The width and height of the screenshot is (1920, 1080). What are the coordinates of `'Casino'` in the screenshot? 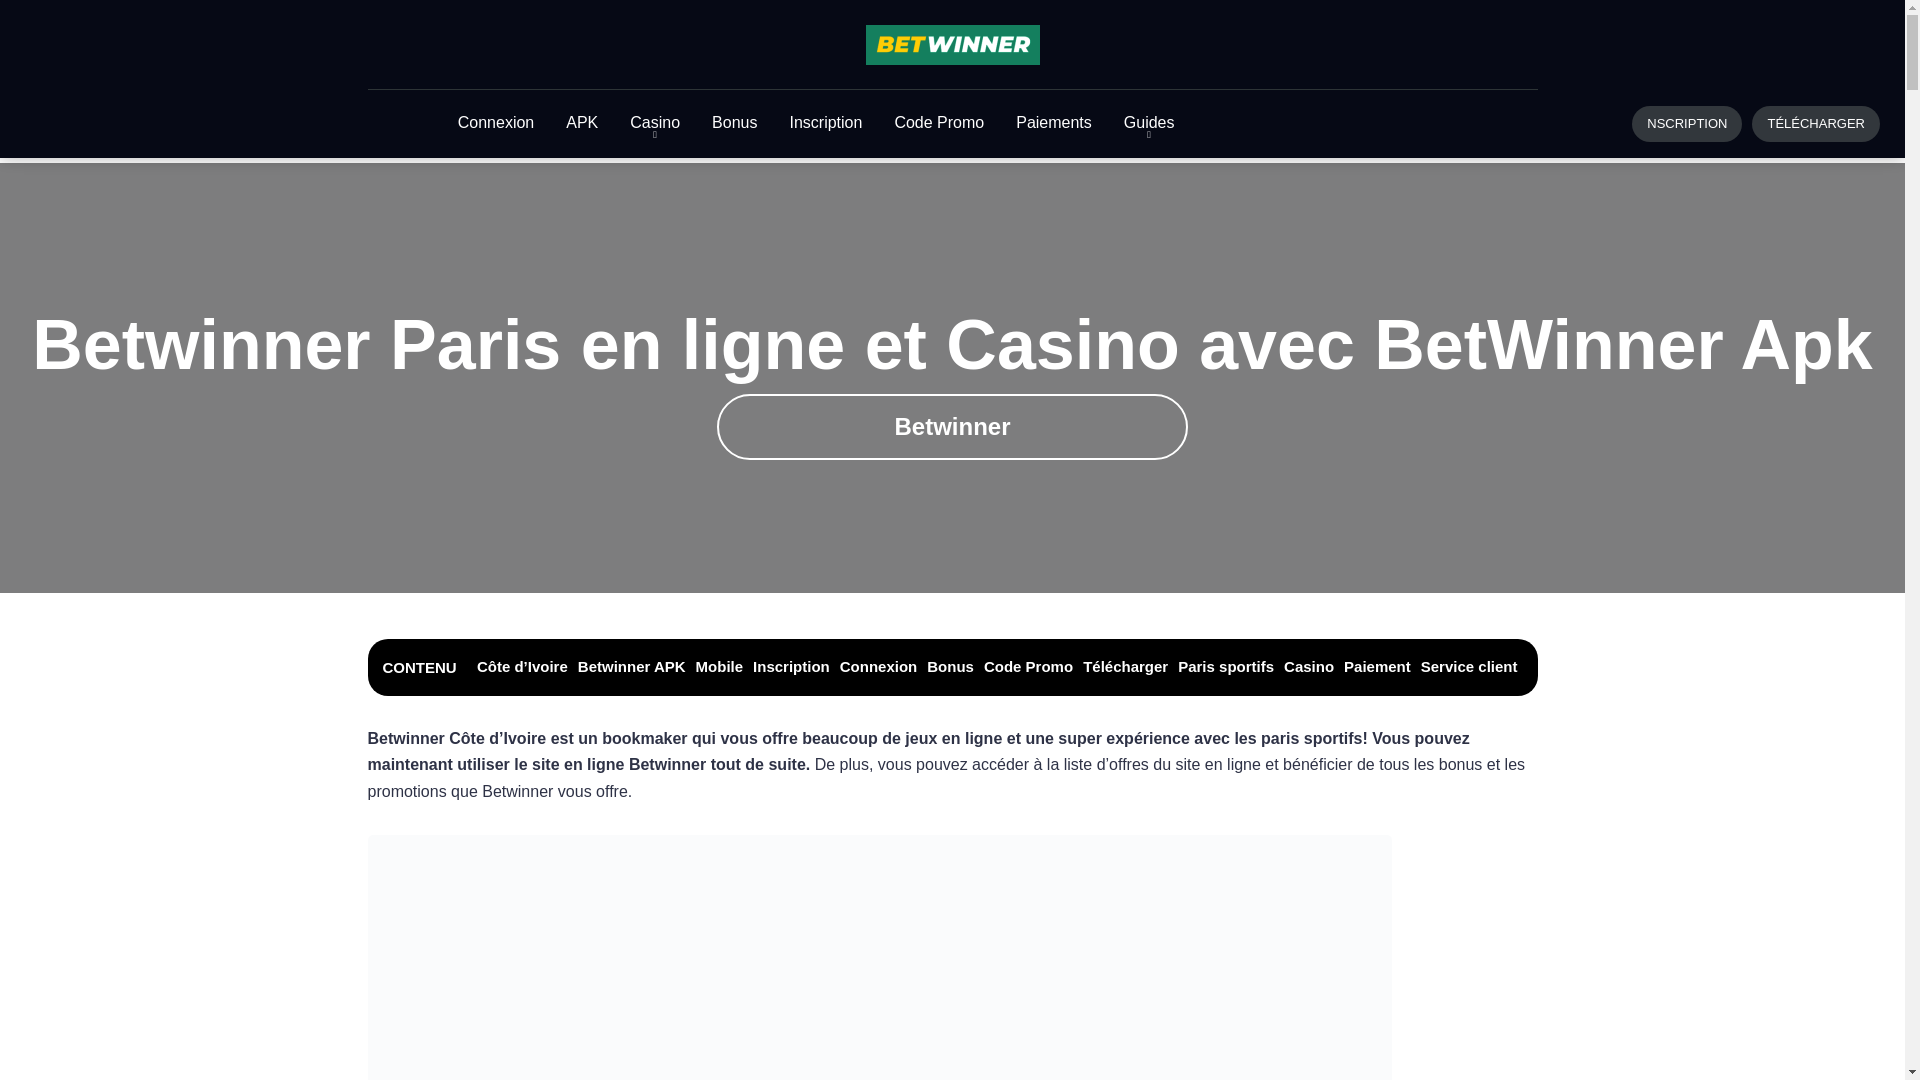 It's located at (654, 123).